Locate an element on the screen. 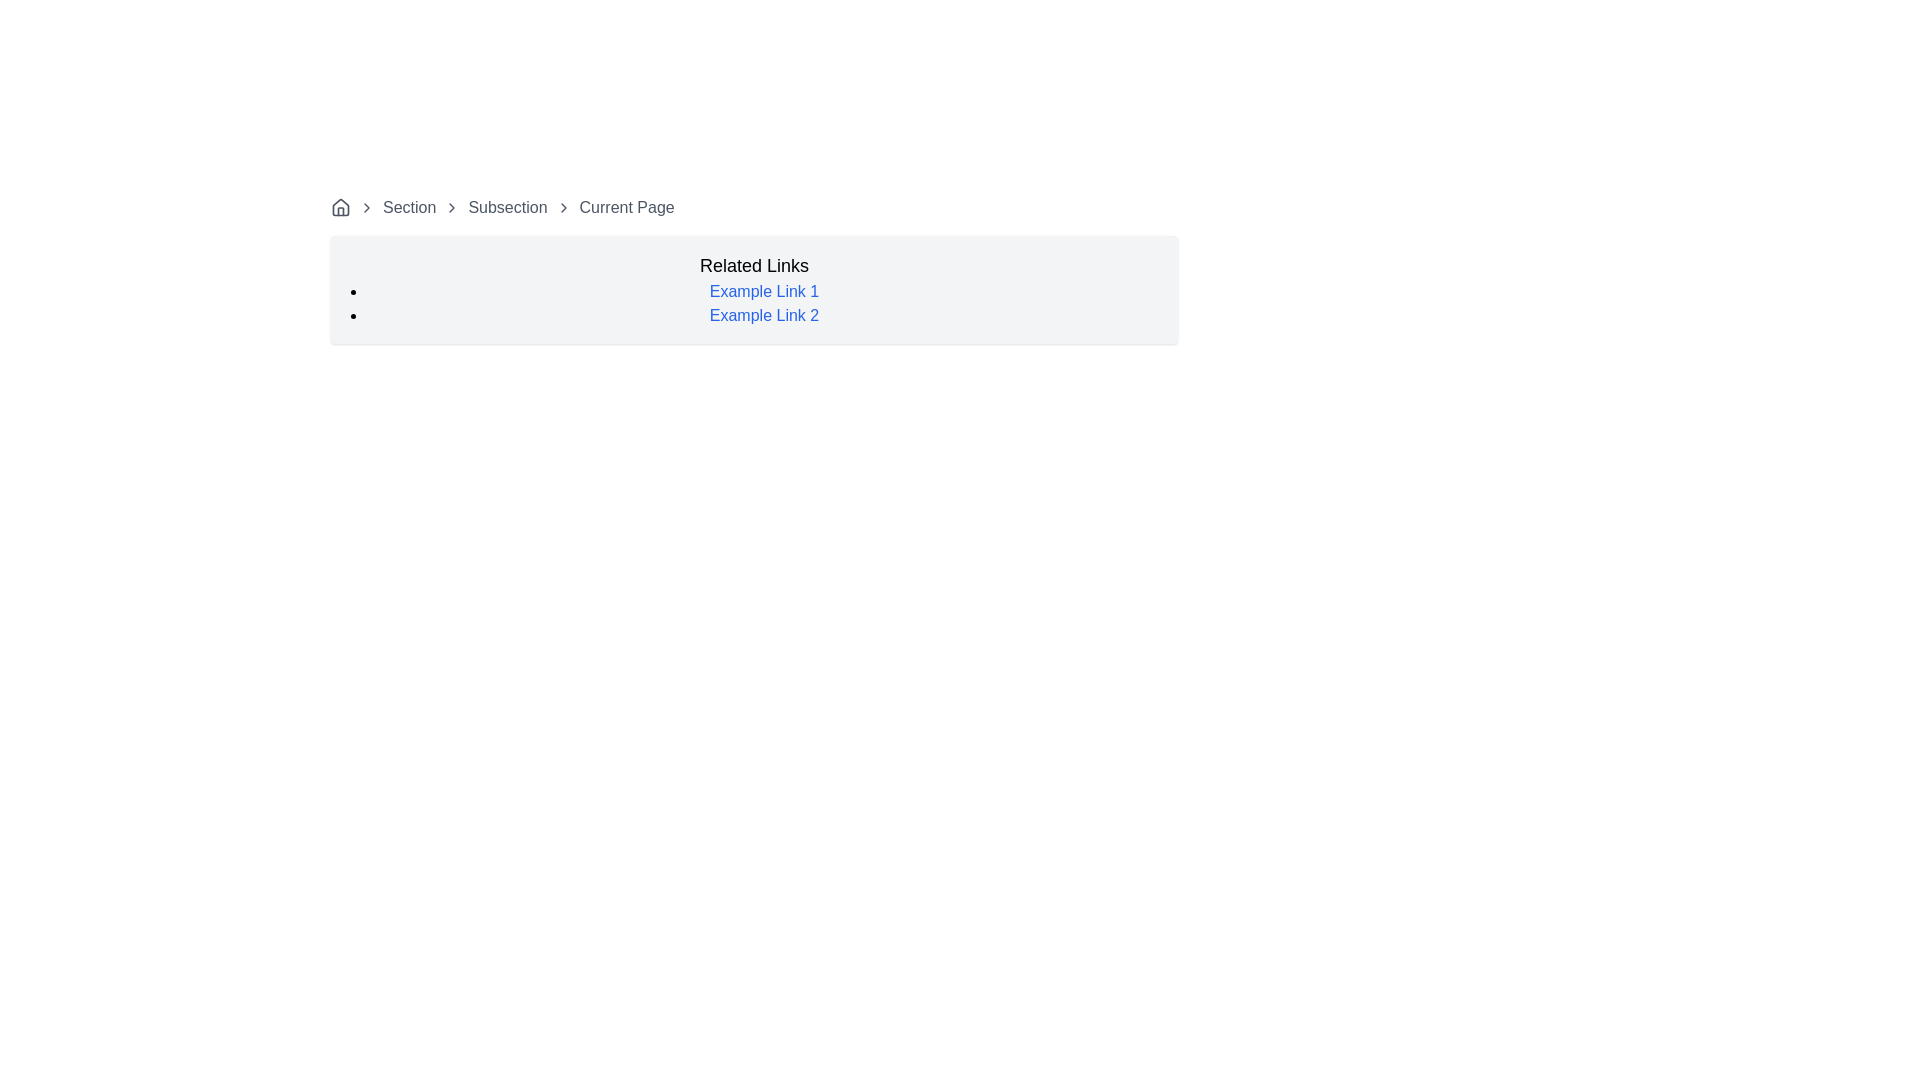  the light-gray rectangular Informational panel labeled 'Related Links' that contains interactive links 'Example Link 1' and 'Example Link 2' is located at coordinates (753, 289).